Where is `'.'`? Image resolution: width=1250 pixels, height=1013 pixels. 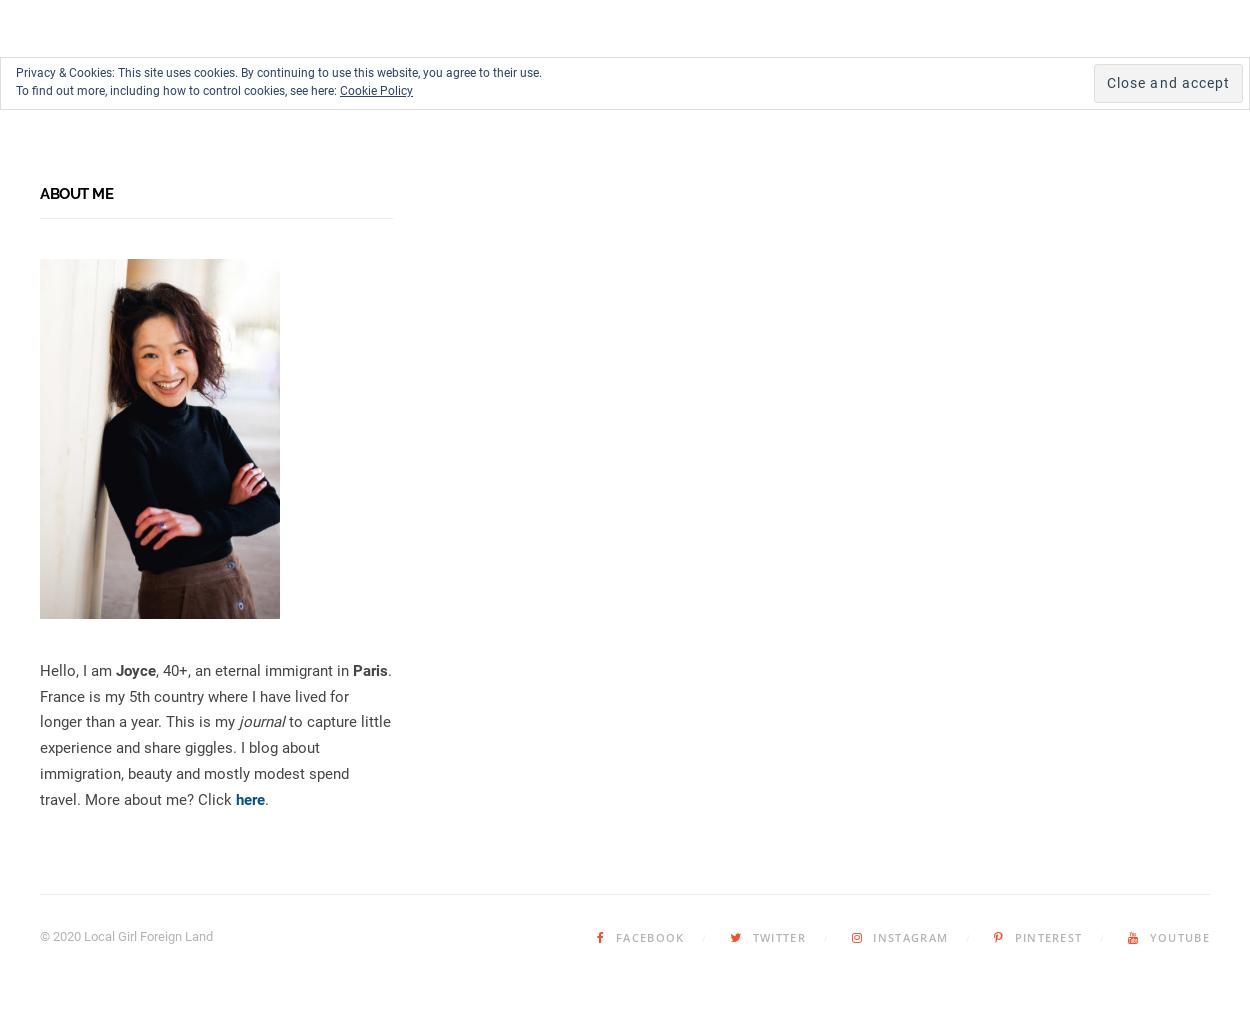
'.' is located at coordinates (267, 799).